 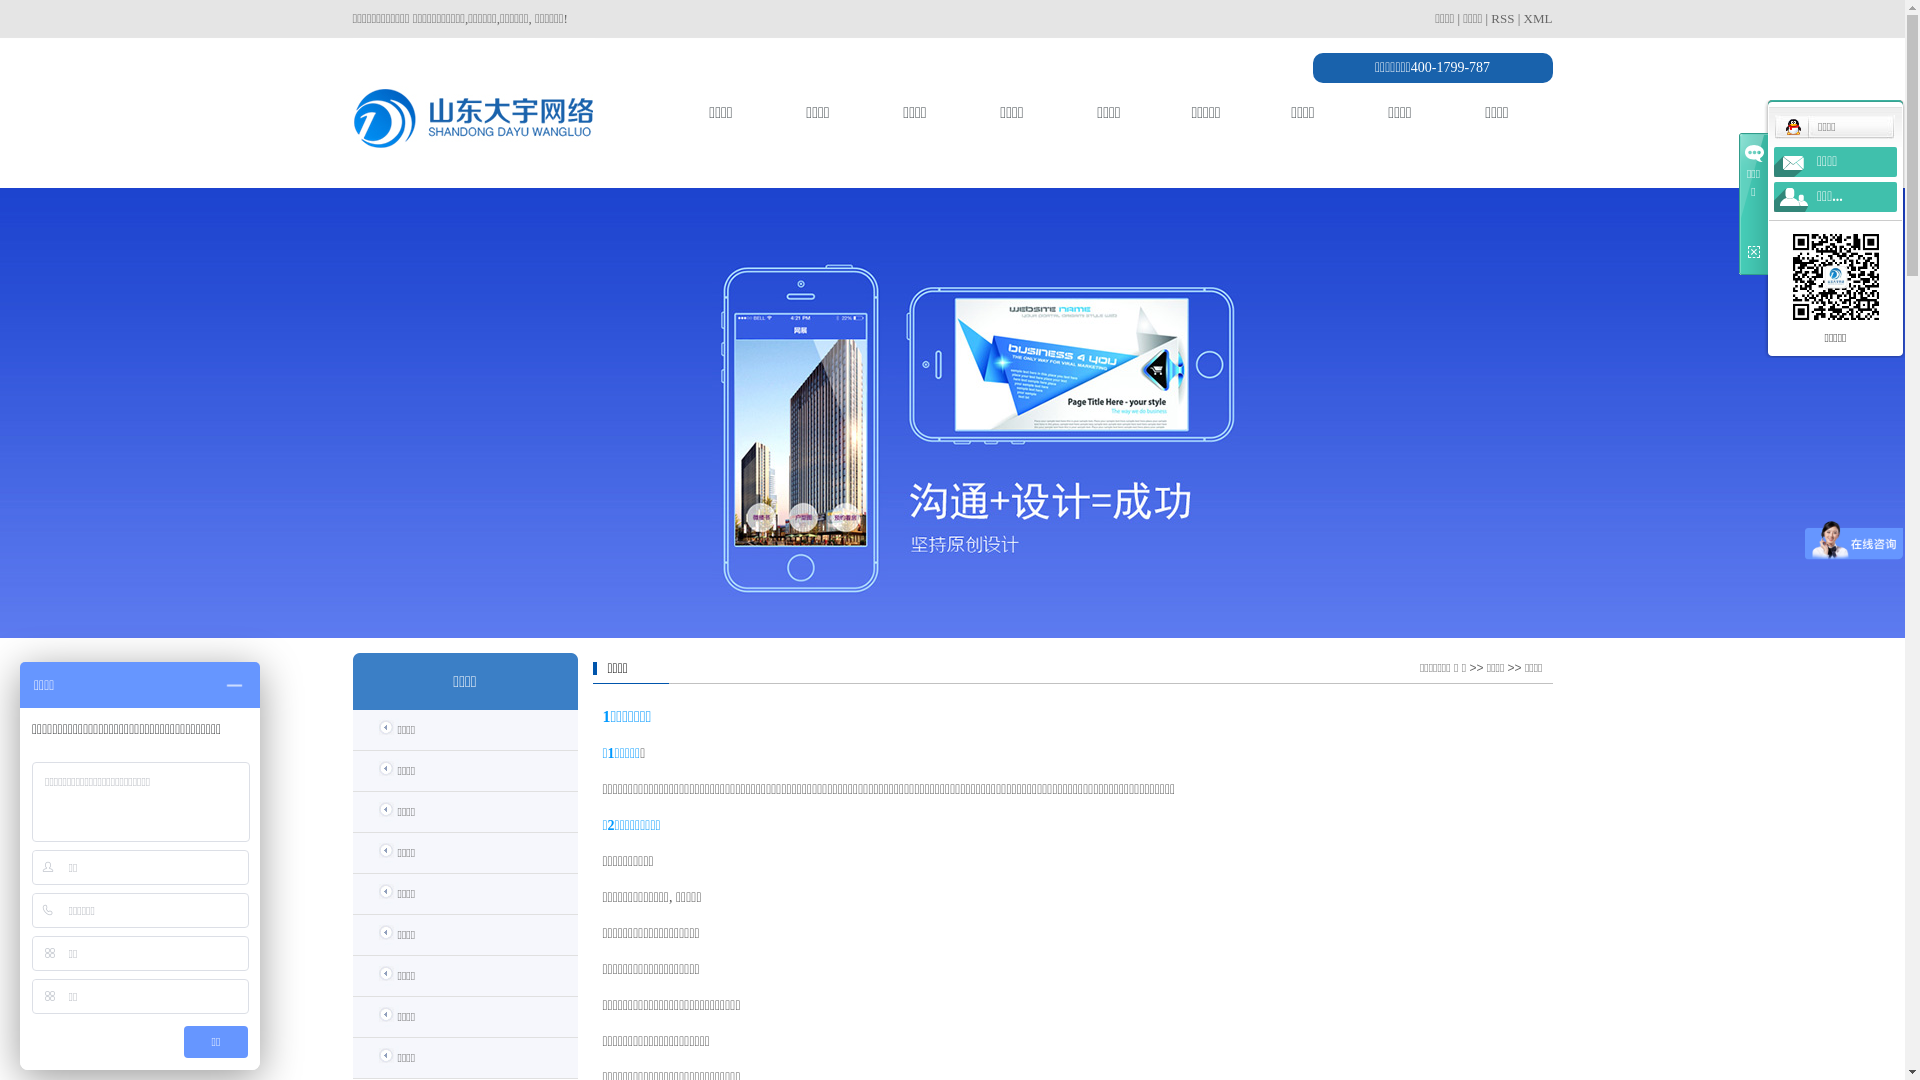 I want to click on 'RSS', so click(x=1491, y=18).